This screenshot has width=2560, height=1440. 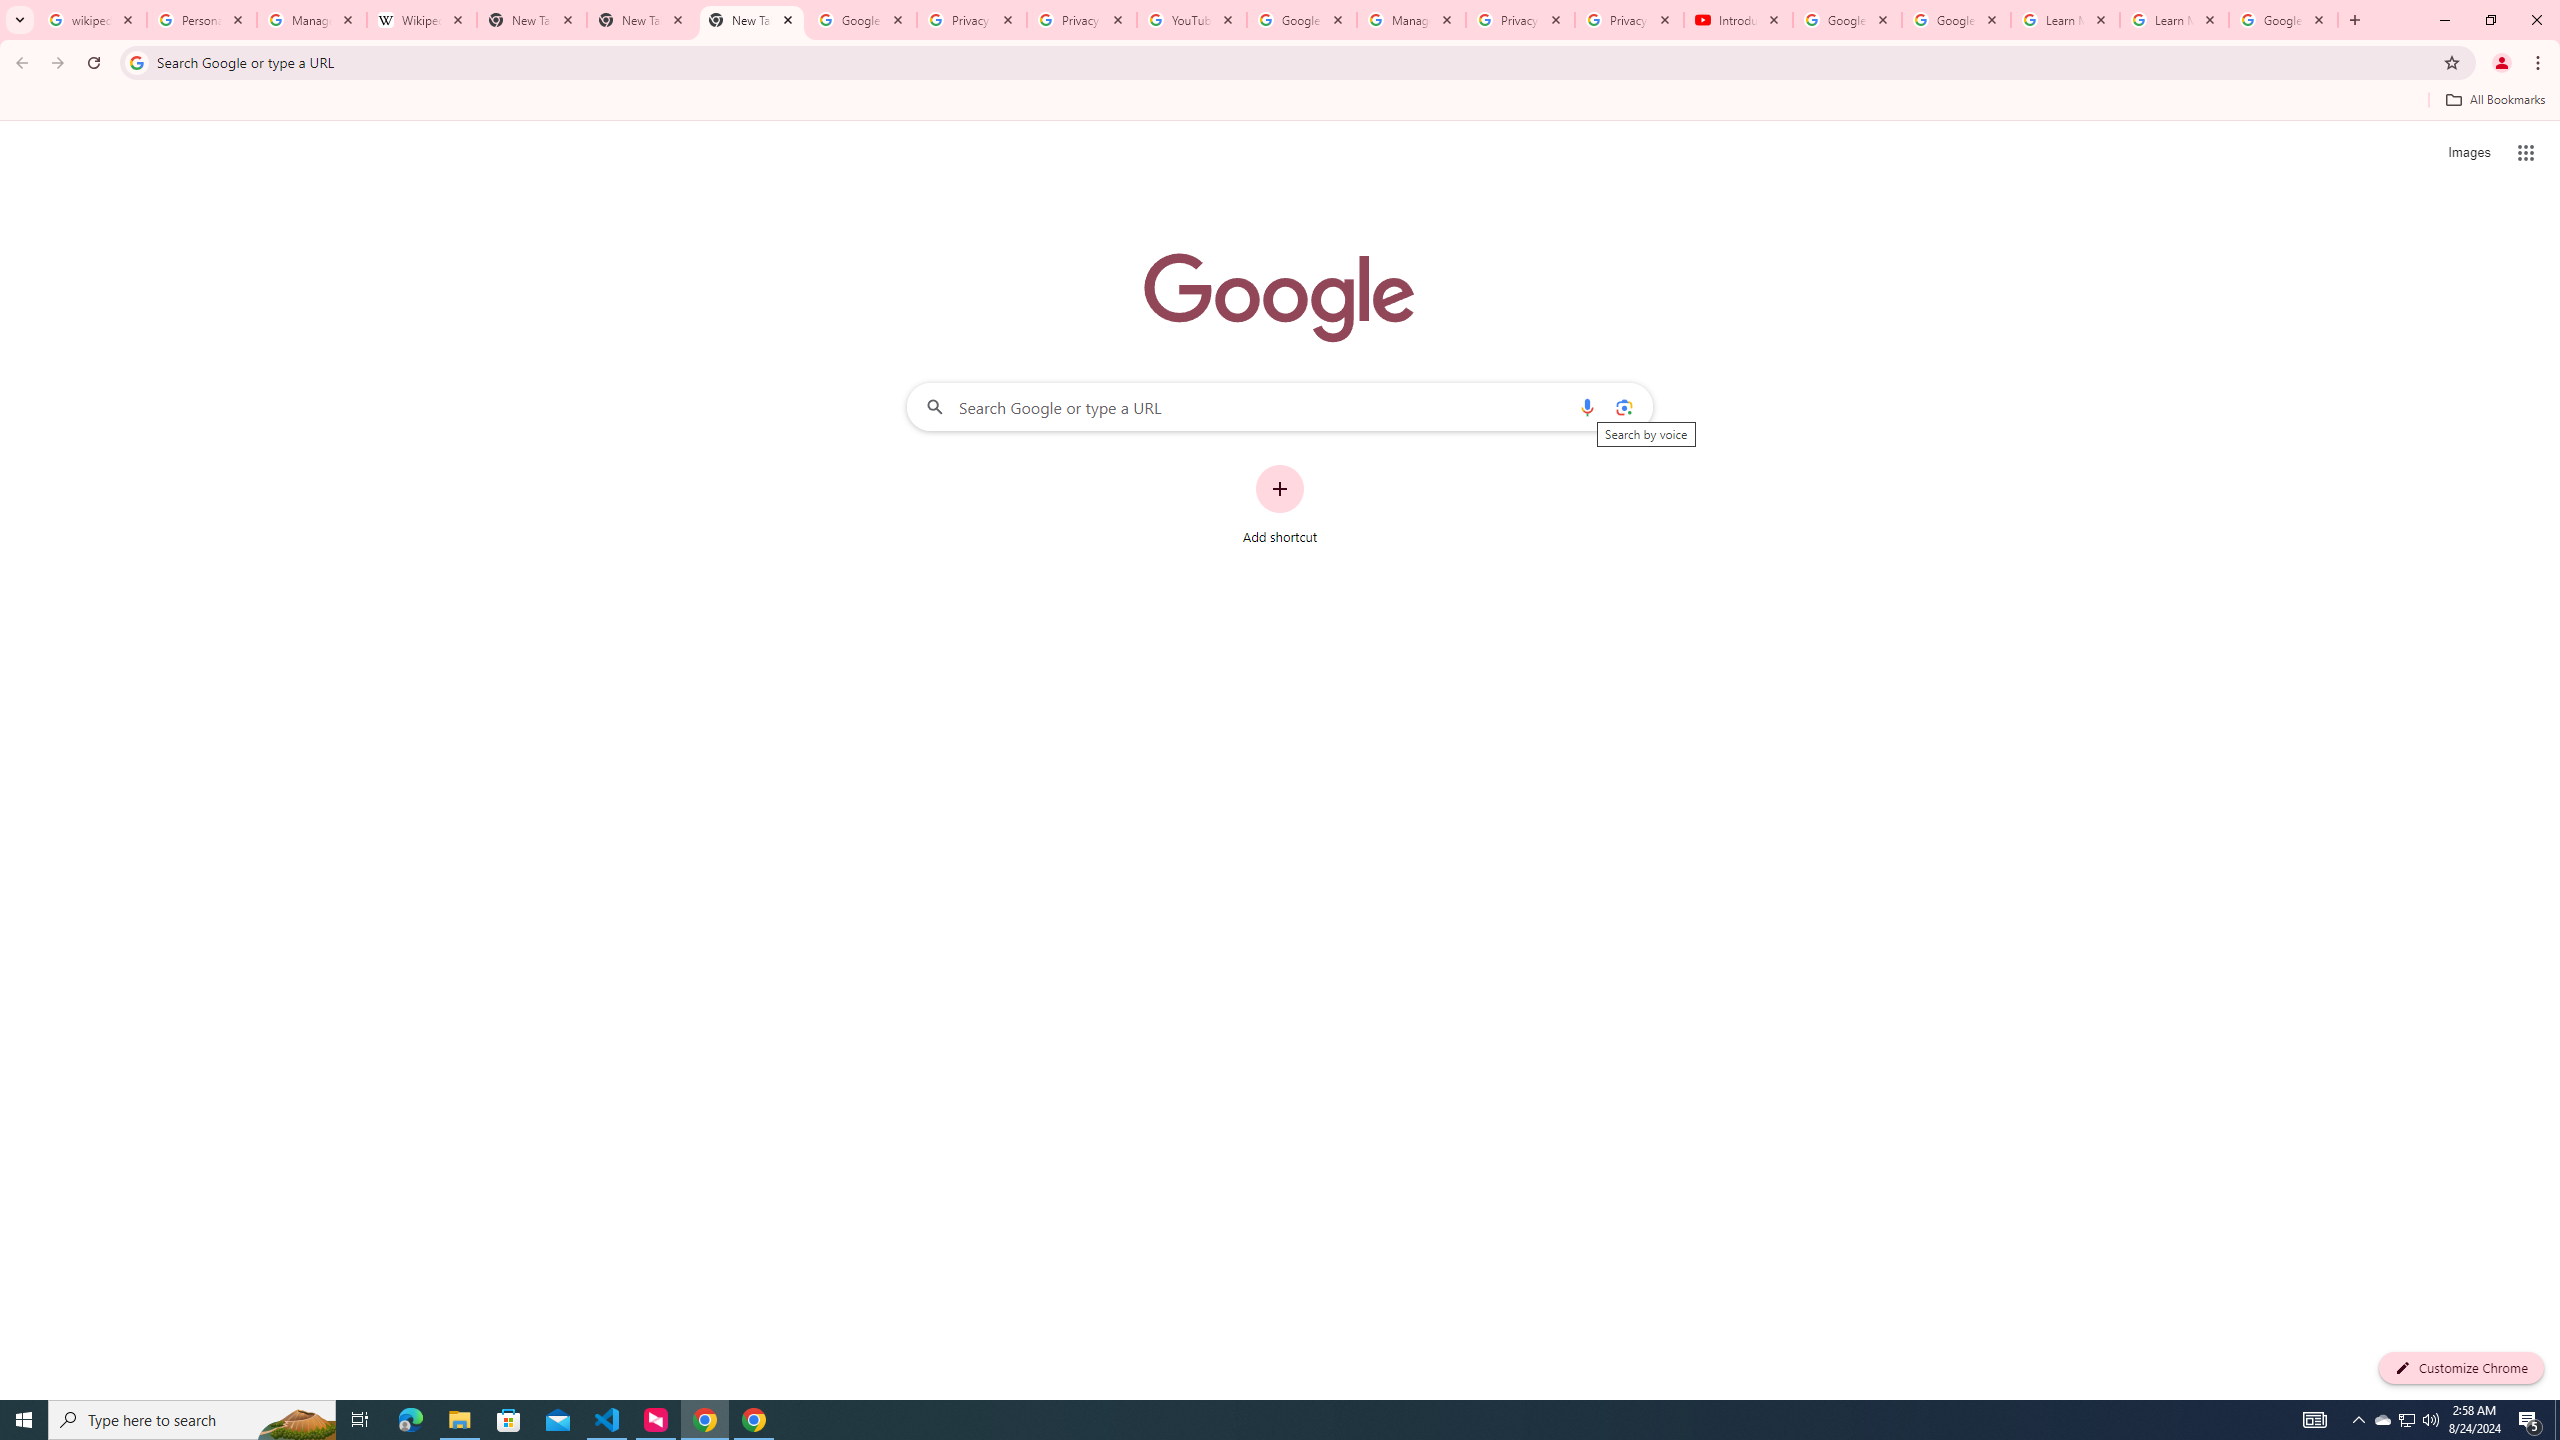 I want to click on 'New Tab', so click(x=751, y=19).